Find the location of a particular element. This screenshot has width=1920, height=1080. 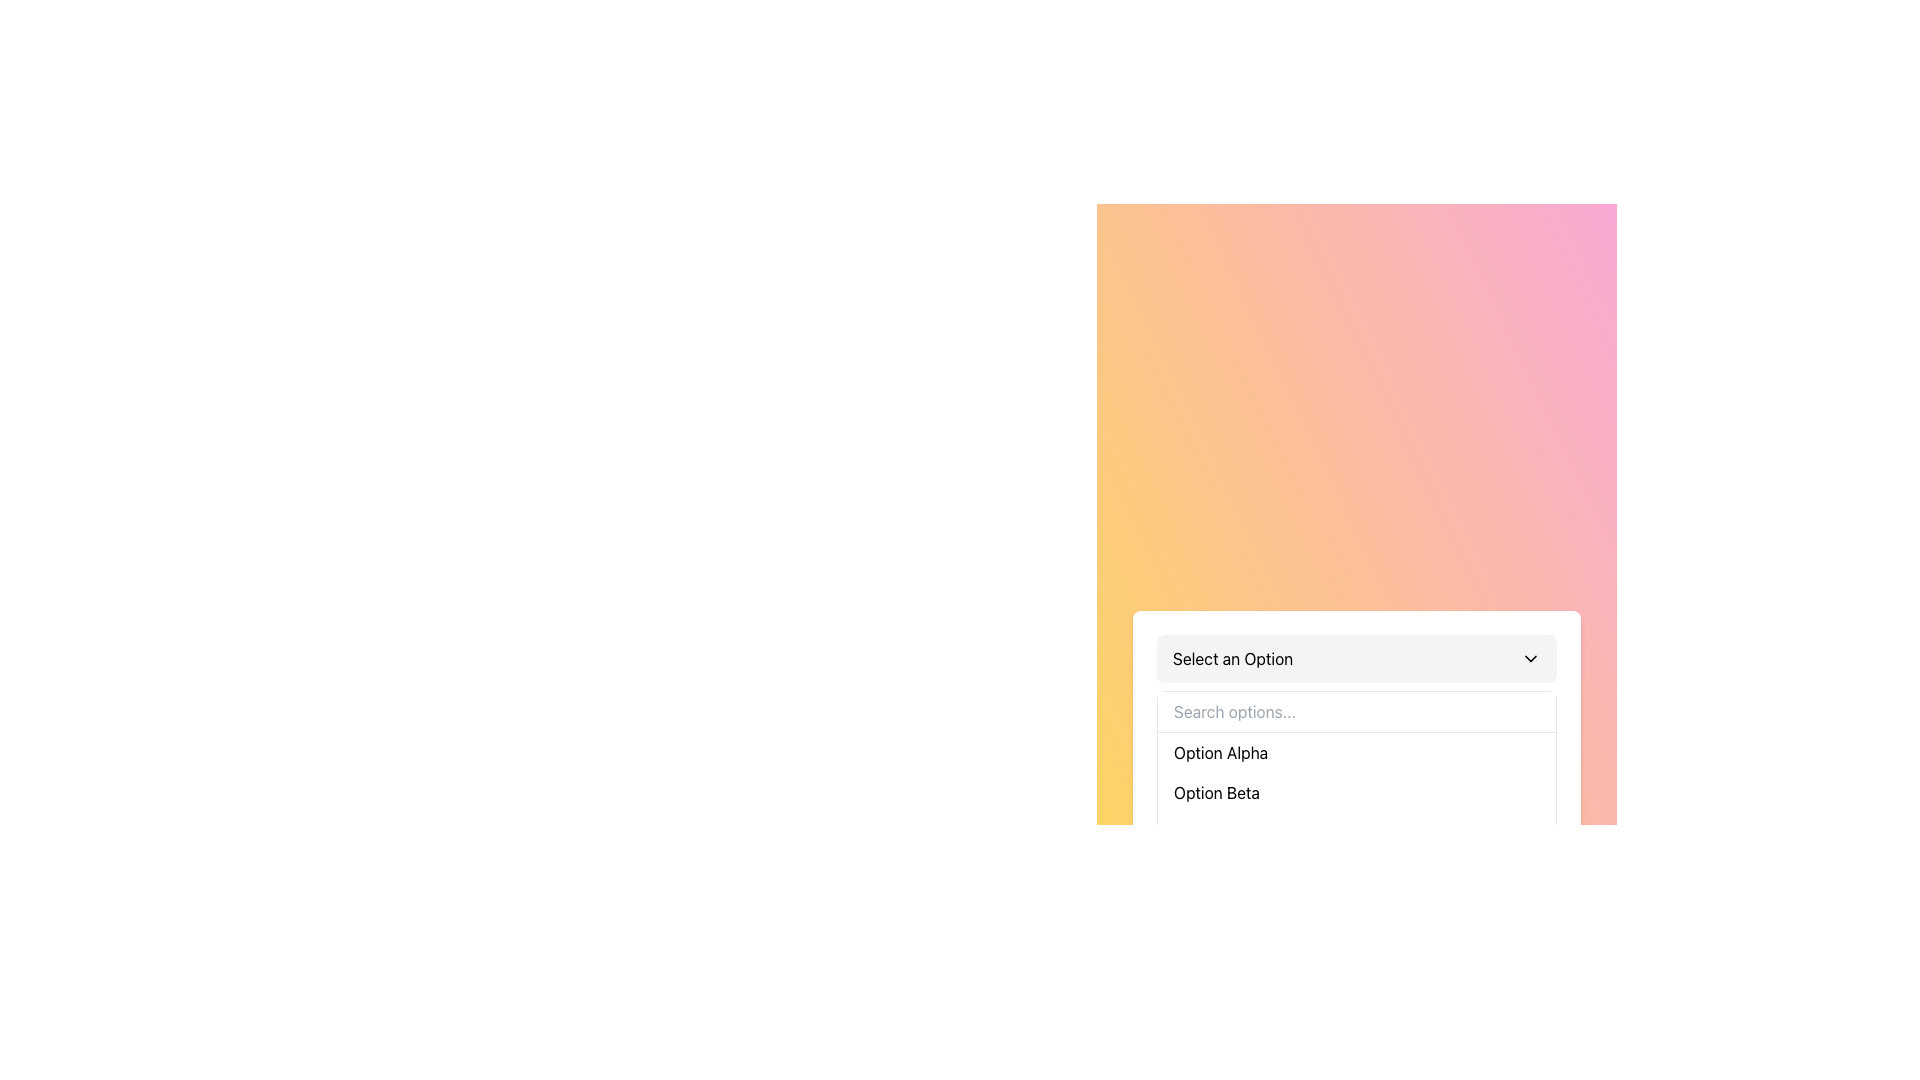

the 'Option Beta' item in the dropdown list is located at coordinates (1357, 790).